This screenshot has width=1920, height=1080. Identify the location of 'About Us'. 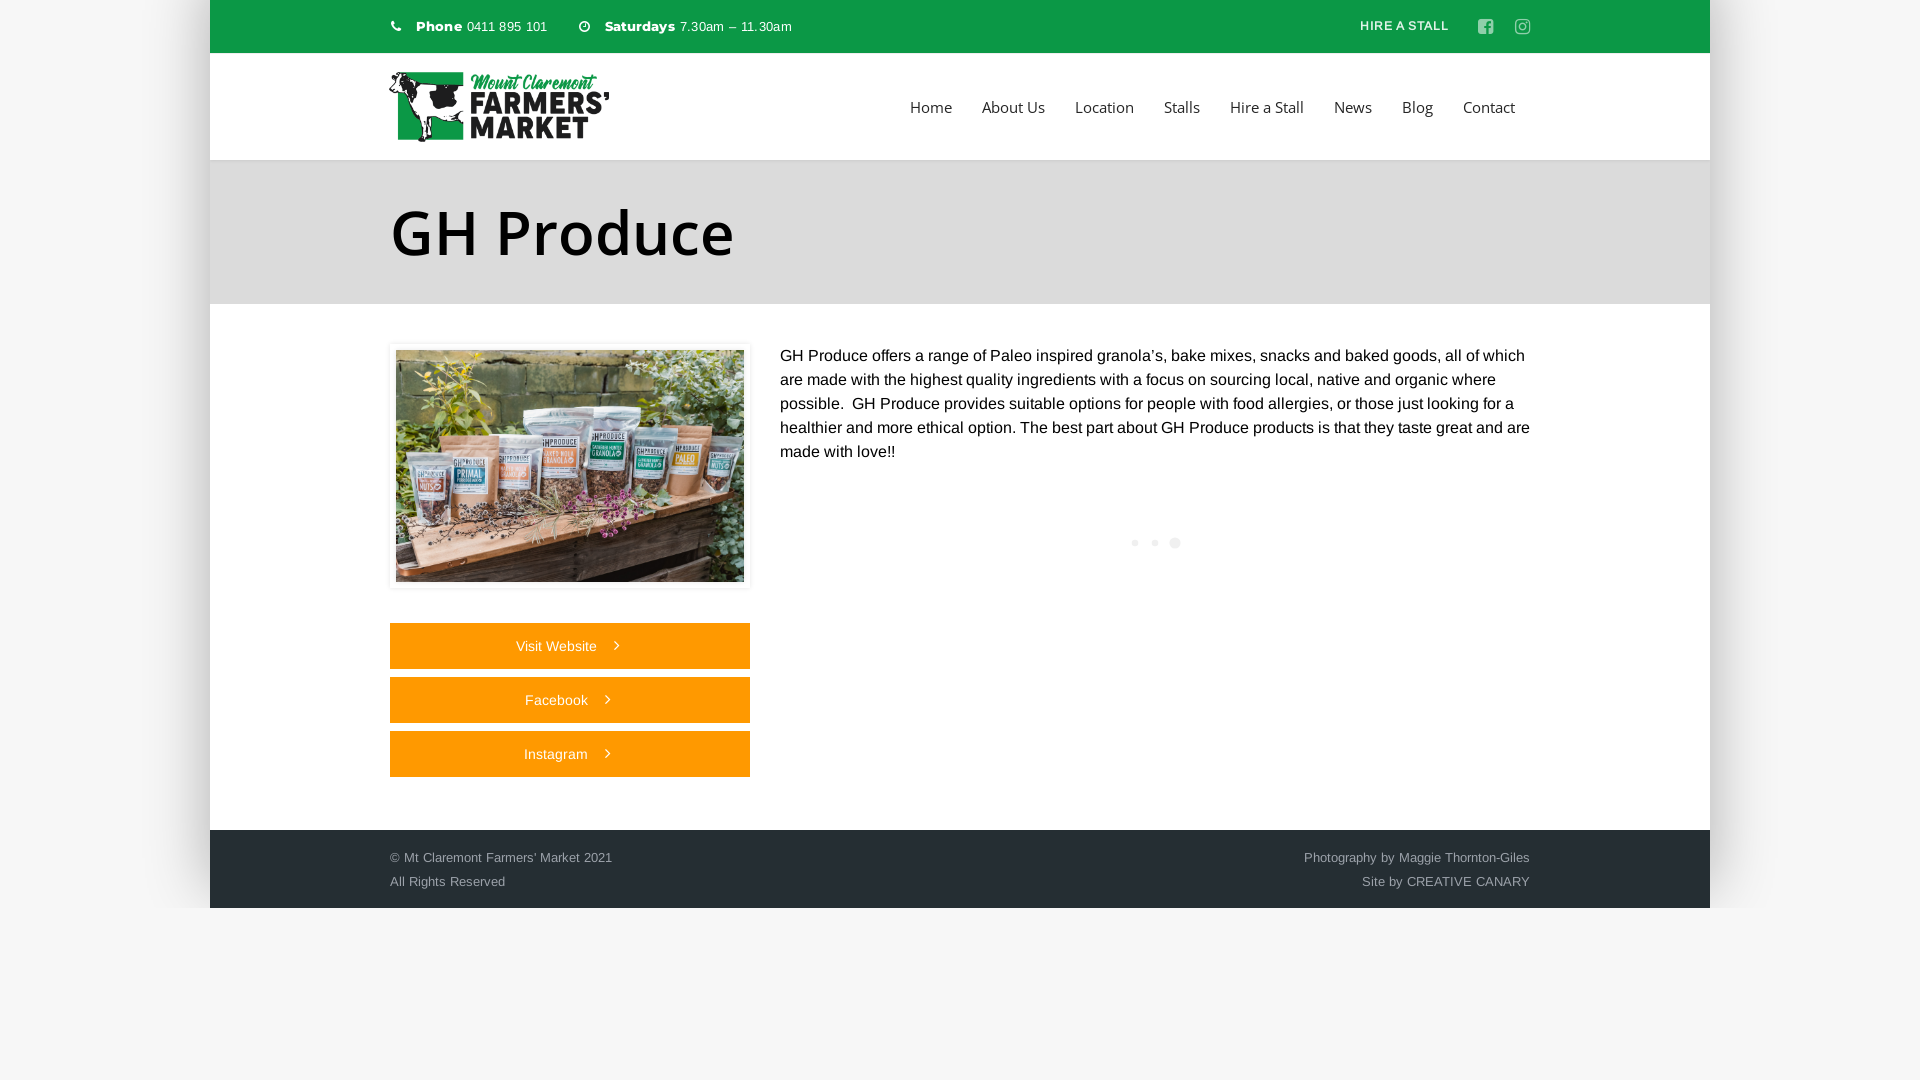
(1013, 107).